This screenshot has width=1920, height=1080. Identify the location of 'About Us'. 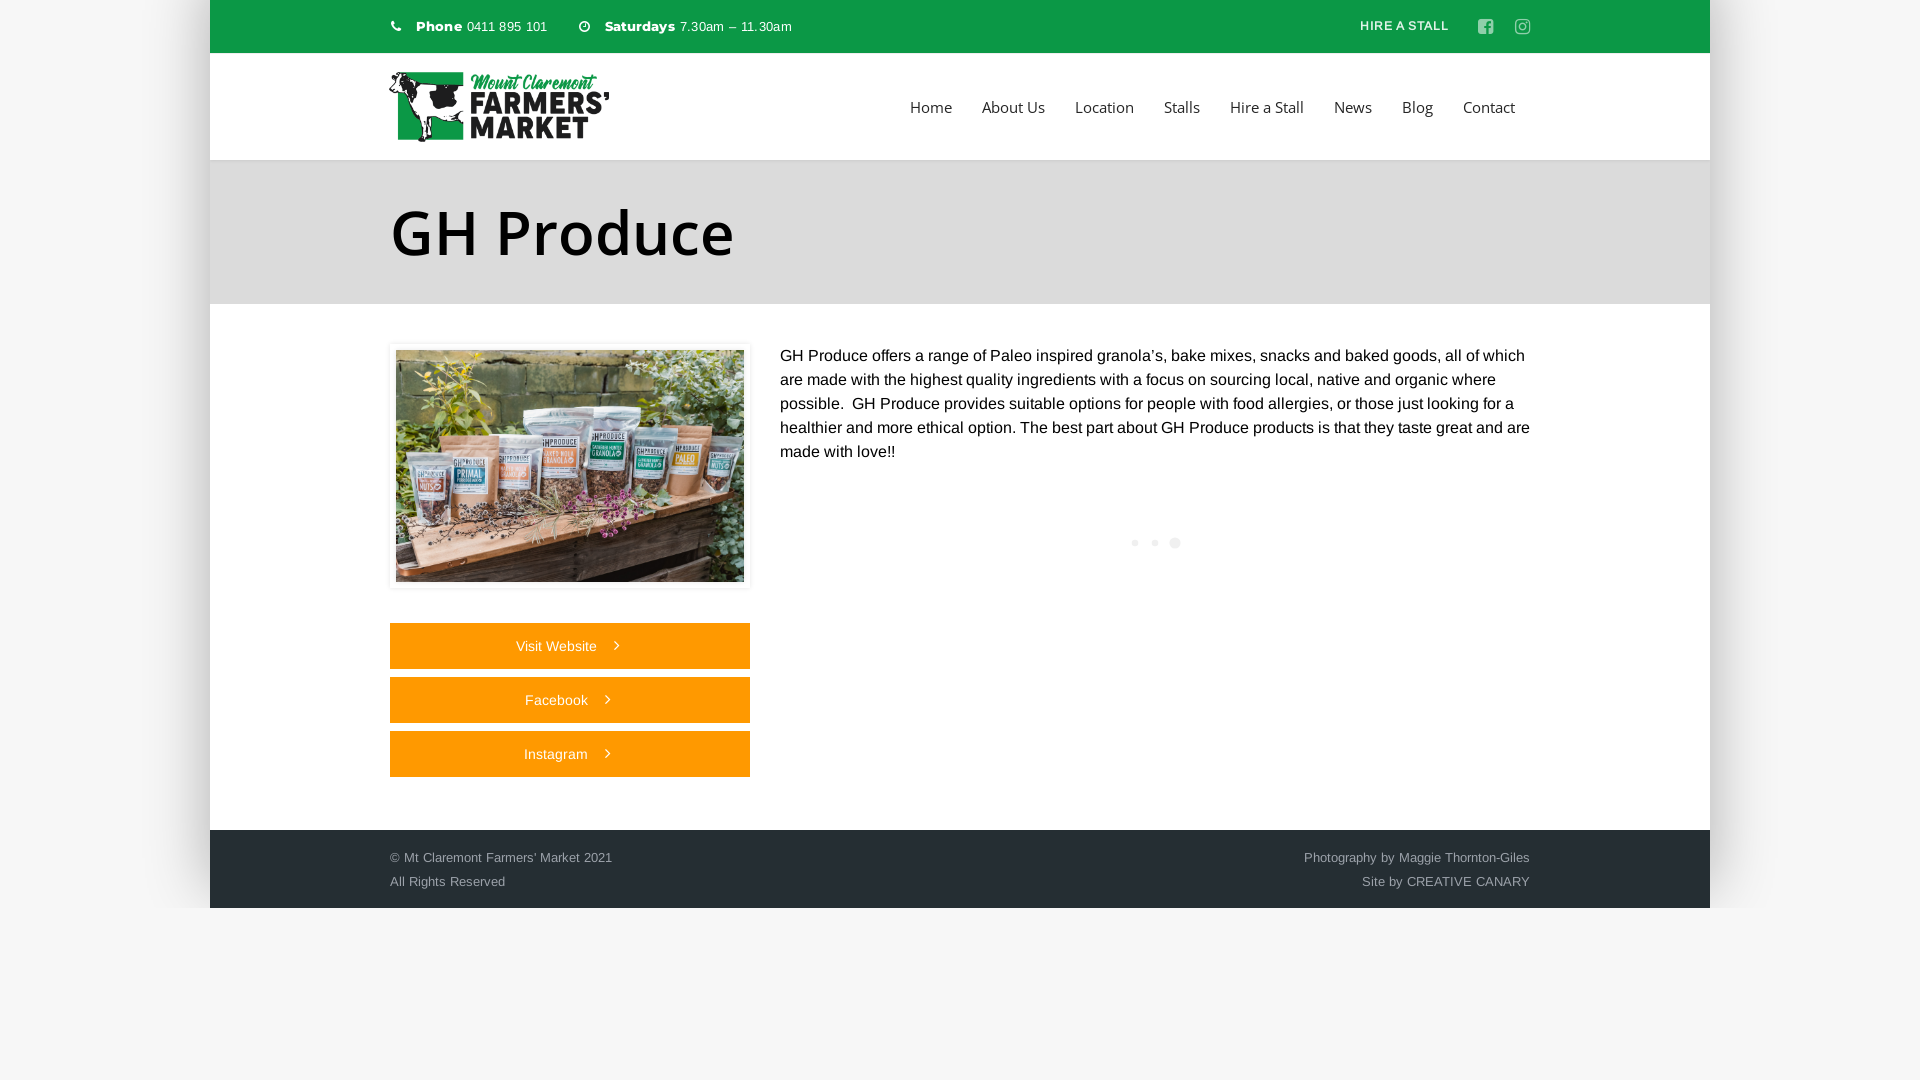
(1013, 107).